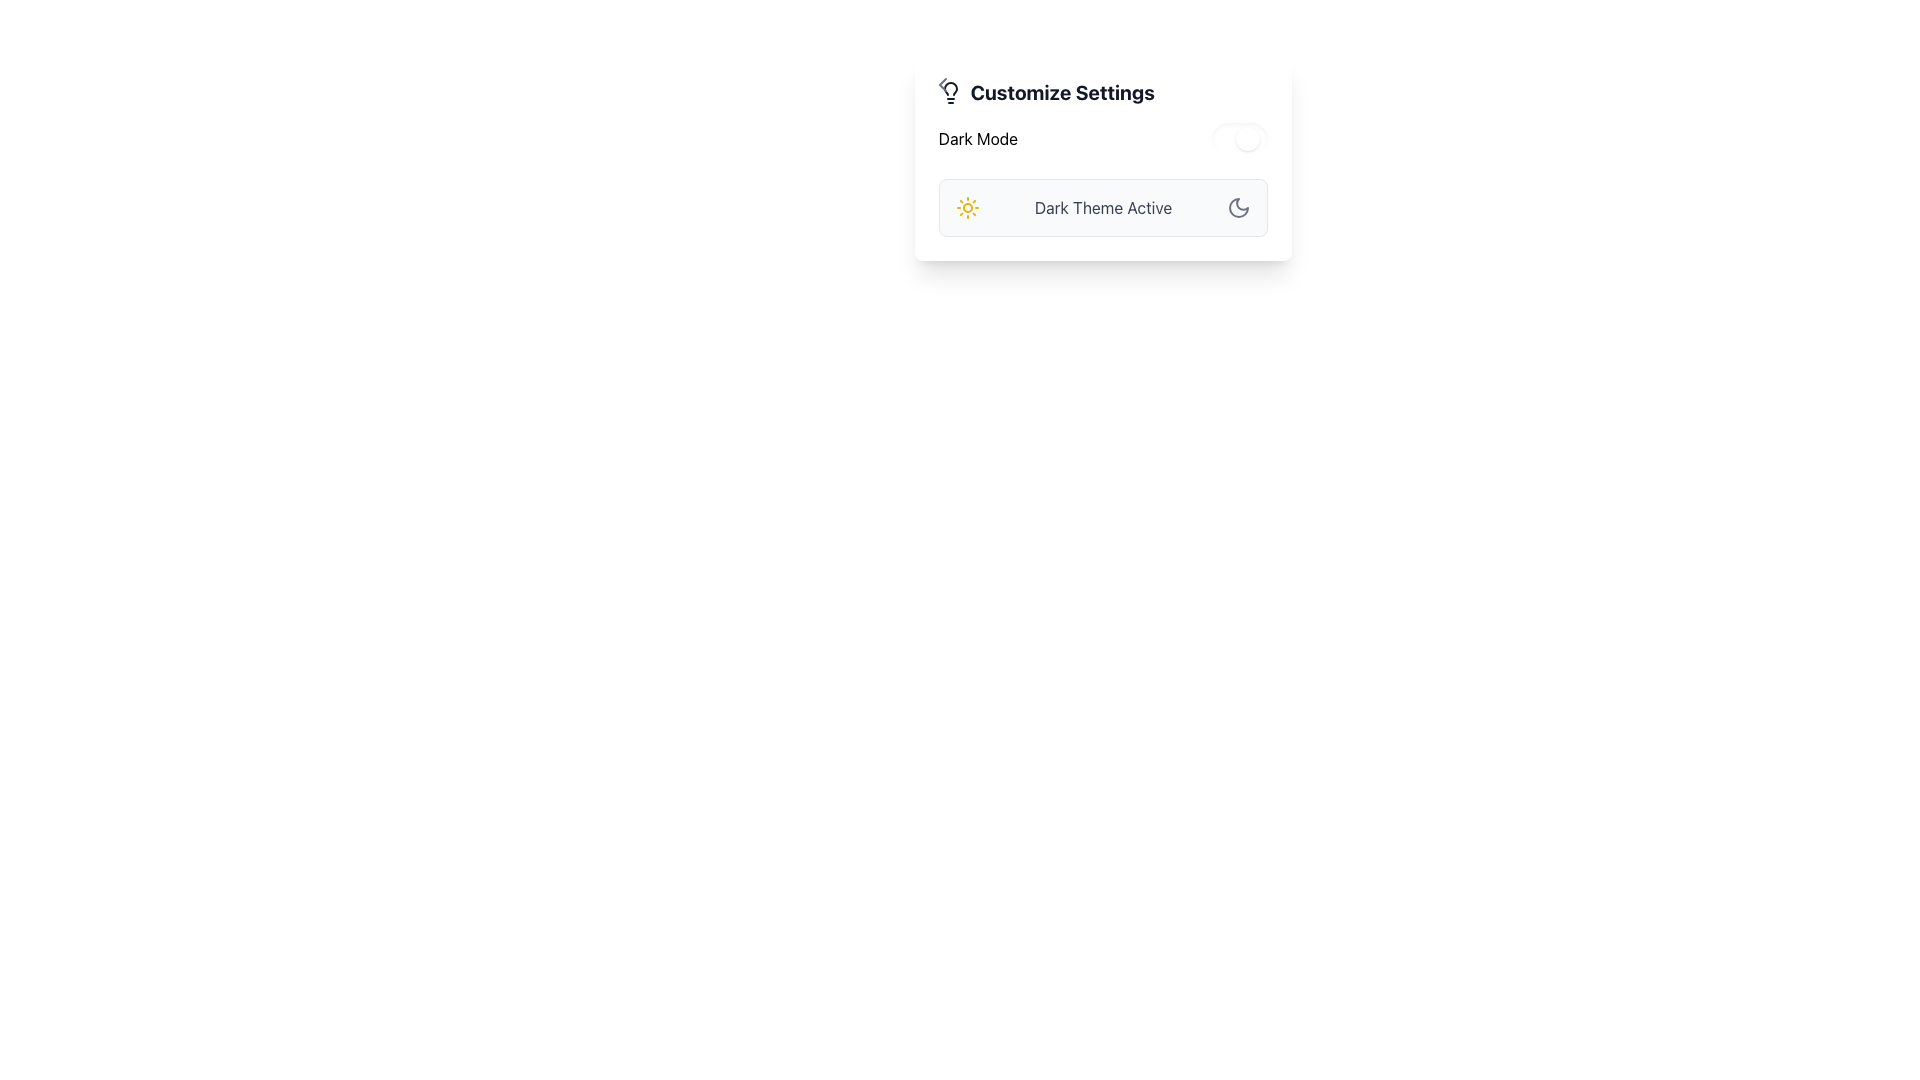 The width and height of the screenshot is (1920, 1080). Describe the element at coordinates (1102, 180) in the screenshot. I see `the icons in the Informational Box indicating the current theme status, which states 'Dark Theme Active'. This box is located at the bottom of the 'Customize Settings' section, directly below the 'Dark Mode' subsection` at that location.